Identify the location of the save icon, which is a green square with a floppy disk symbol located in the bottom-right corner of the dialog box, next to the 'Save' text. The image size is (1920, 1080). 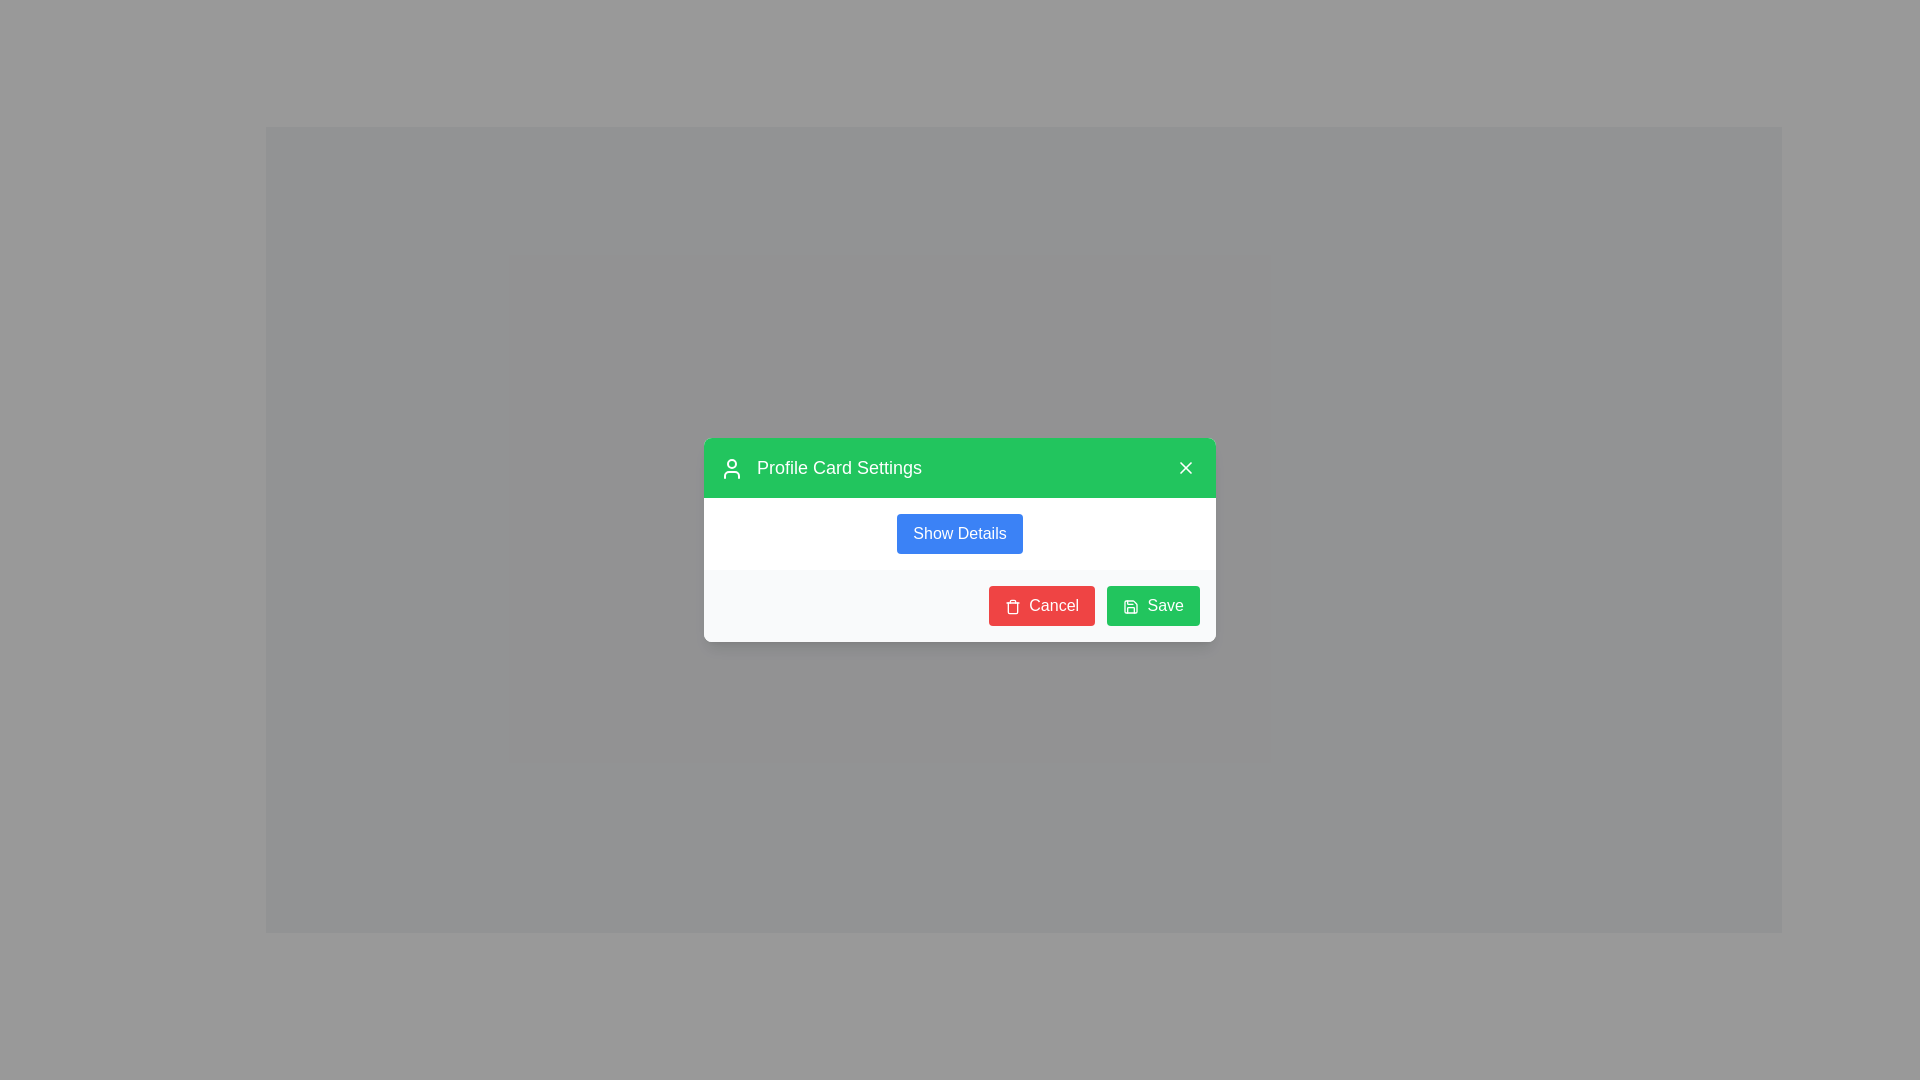
(1131, 605).